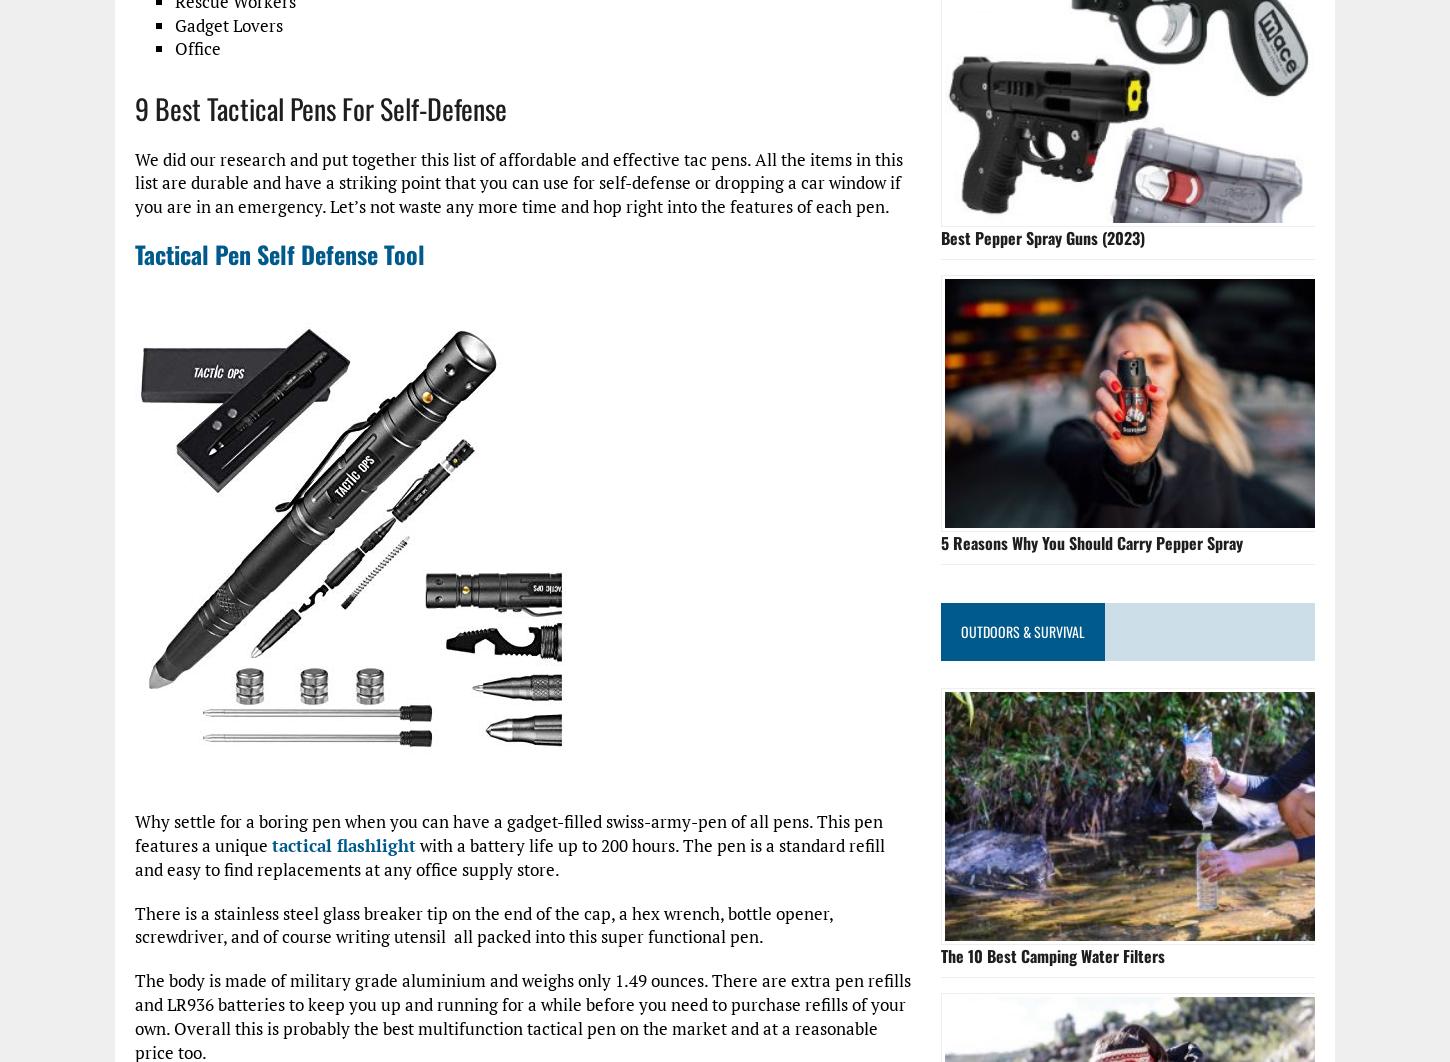 Image resolution: width=1450 pixels, height=1062 pixels. Describe the element at coordinates (133, 182) in the screenshot. I see `'We did our research and put together this list of affordable and effective tac pens. All the items in this list are durable and have a striking point that you can use for self-defense or dropping a car window if you are in an emergency. Let’s not waste any more time and hop right into the features of each pen.'` at that location.